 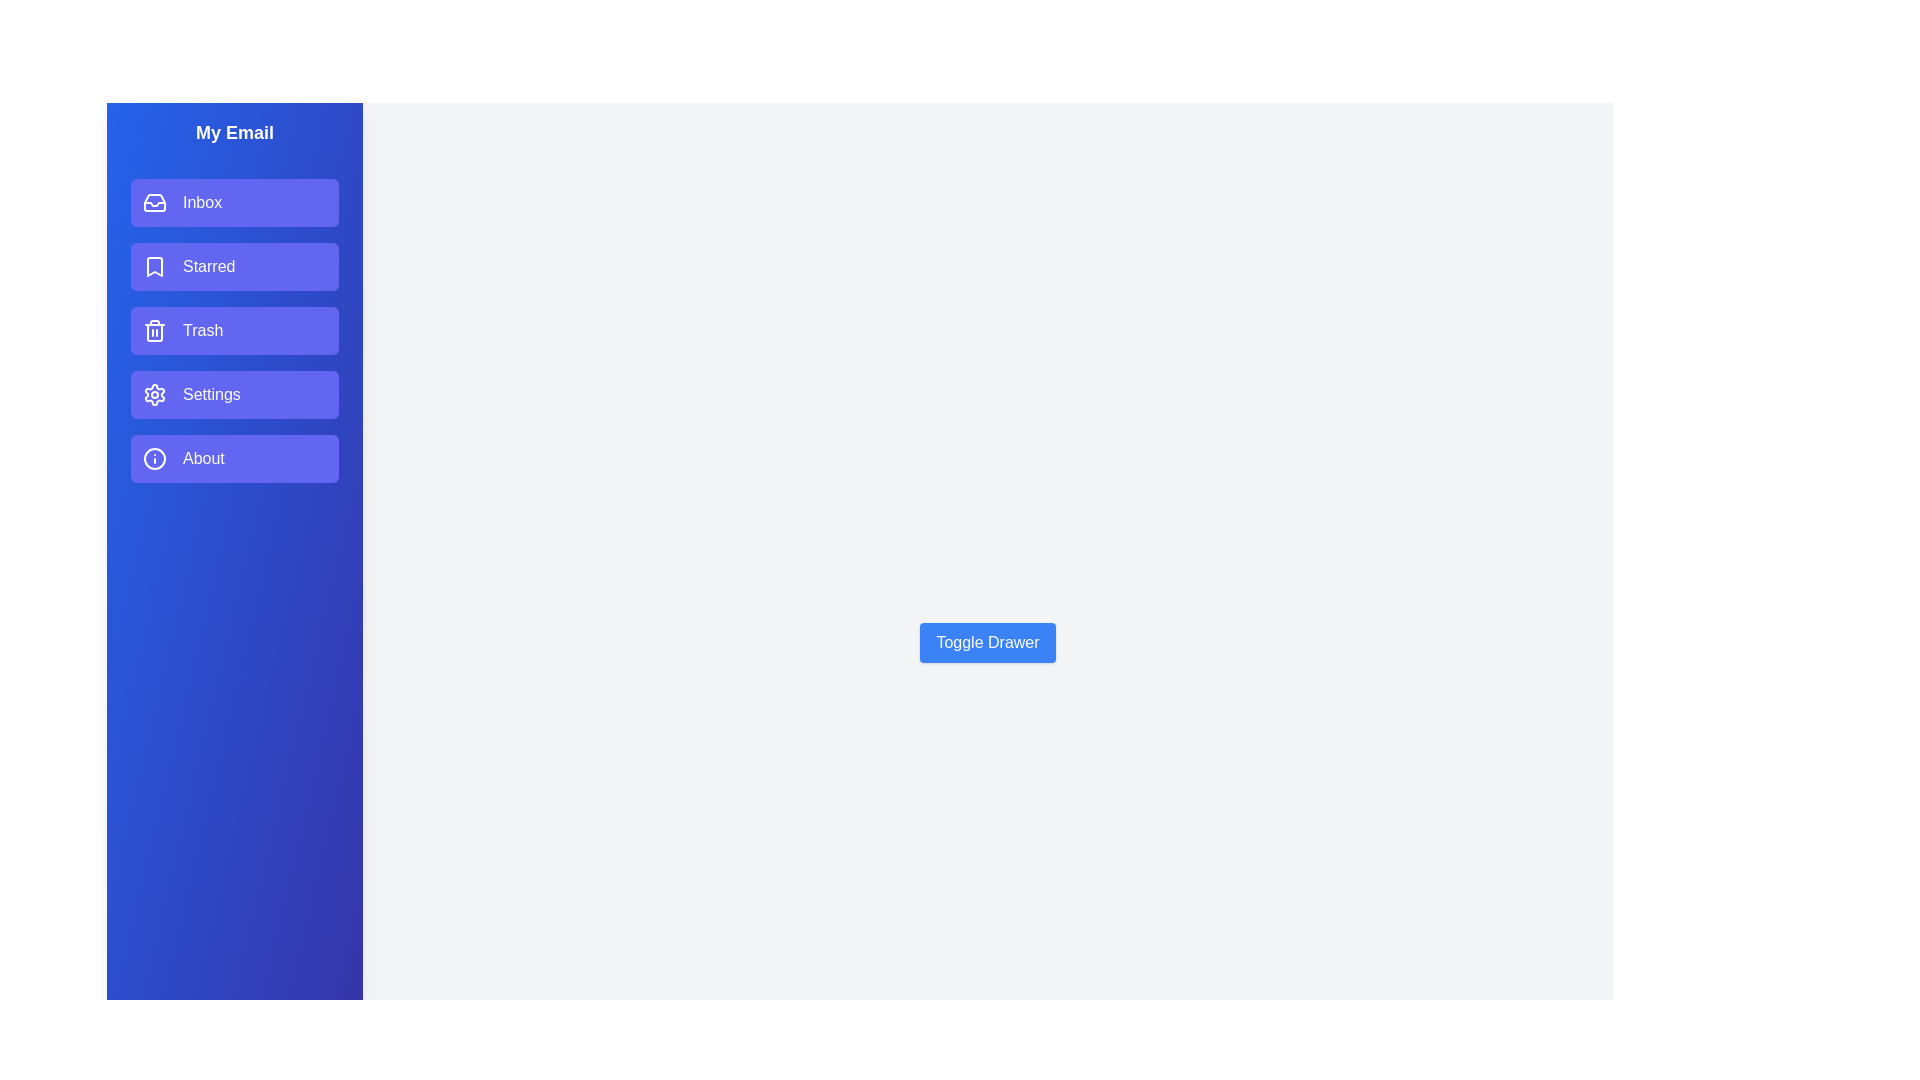 What do you see at coordinates (235, 459) in the screenshot?
I see `the email section item About` at bounding box center [235, 459].